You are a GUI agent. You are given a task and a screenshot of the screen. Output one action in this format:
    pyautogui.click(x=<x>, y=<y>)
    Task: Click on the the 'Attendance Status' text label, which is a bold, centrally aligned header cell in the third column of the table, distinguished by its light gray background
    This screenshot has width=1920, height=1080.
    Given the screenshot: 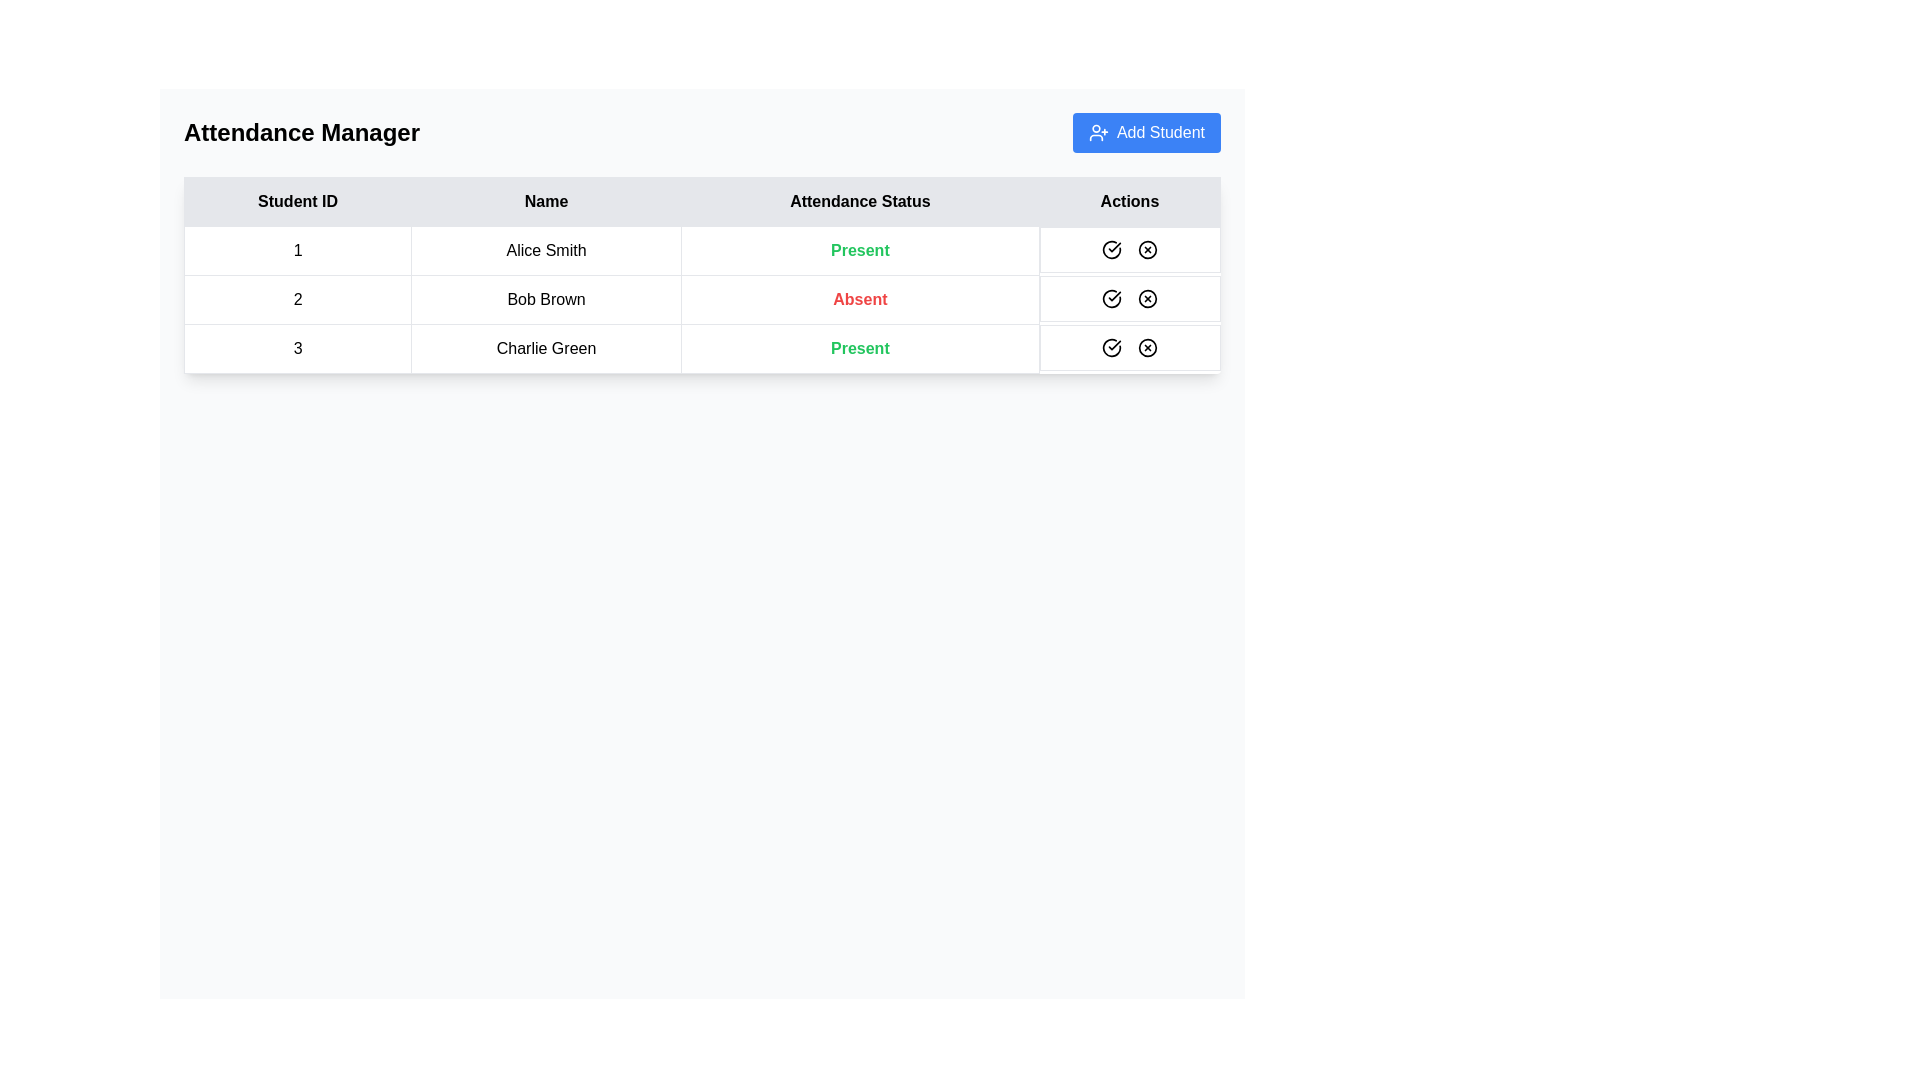 What is the action you would take?
    pyautogui.click(x=860, y=201)
    